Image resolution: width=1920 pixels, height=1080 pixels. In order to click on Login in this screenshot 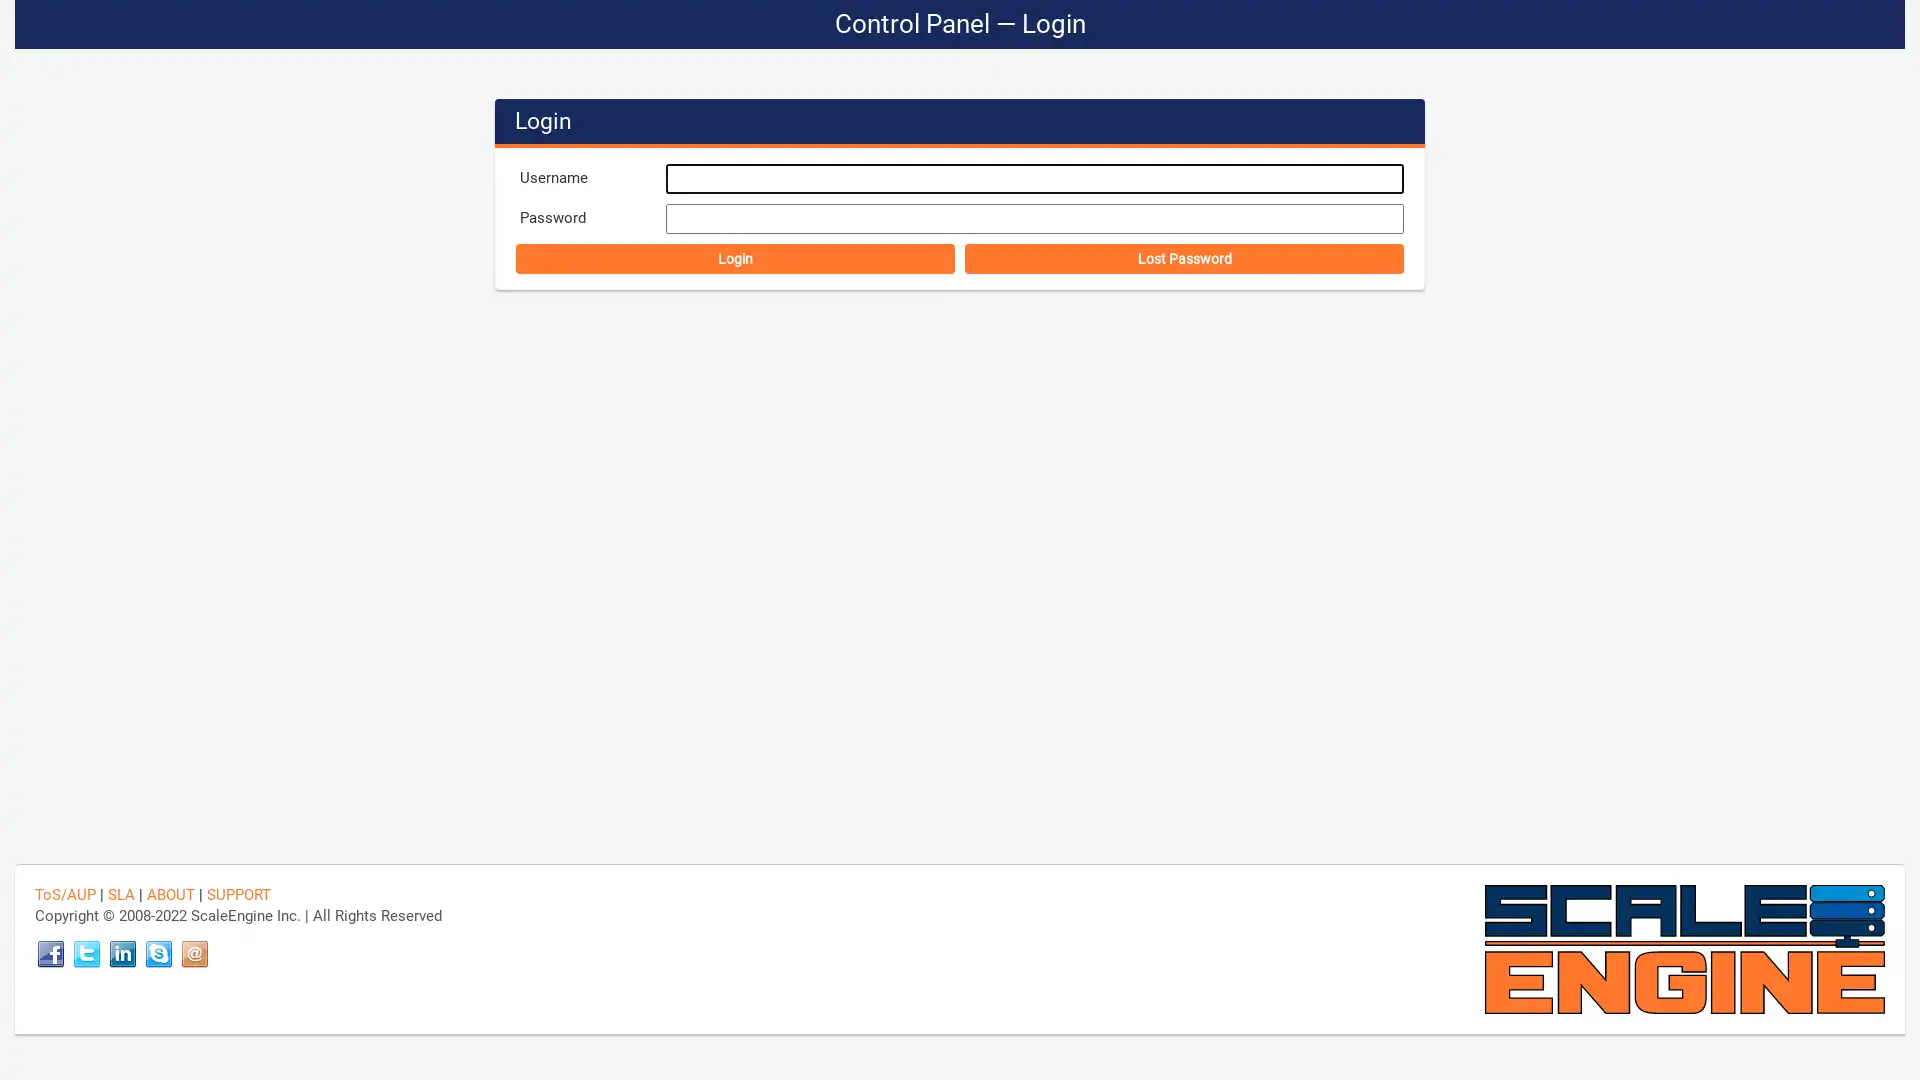, I will do `click(734, 257)`.